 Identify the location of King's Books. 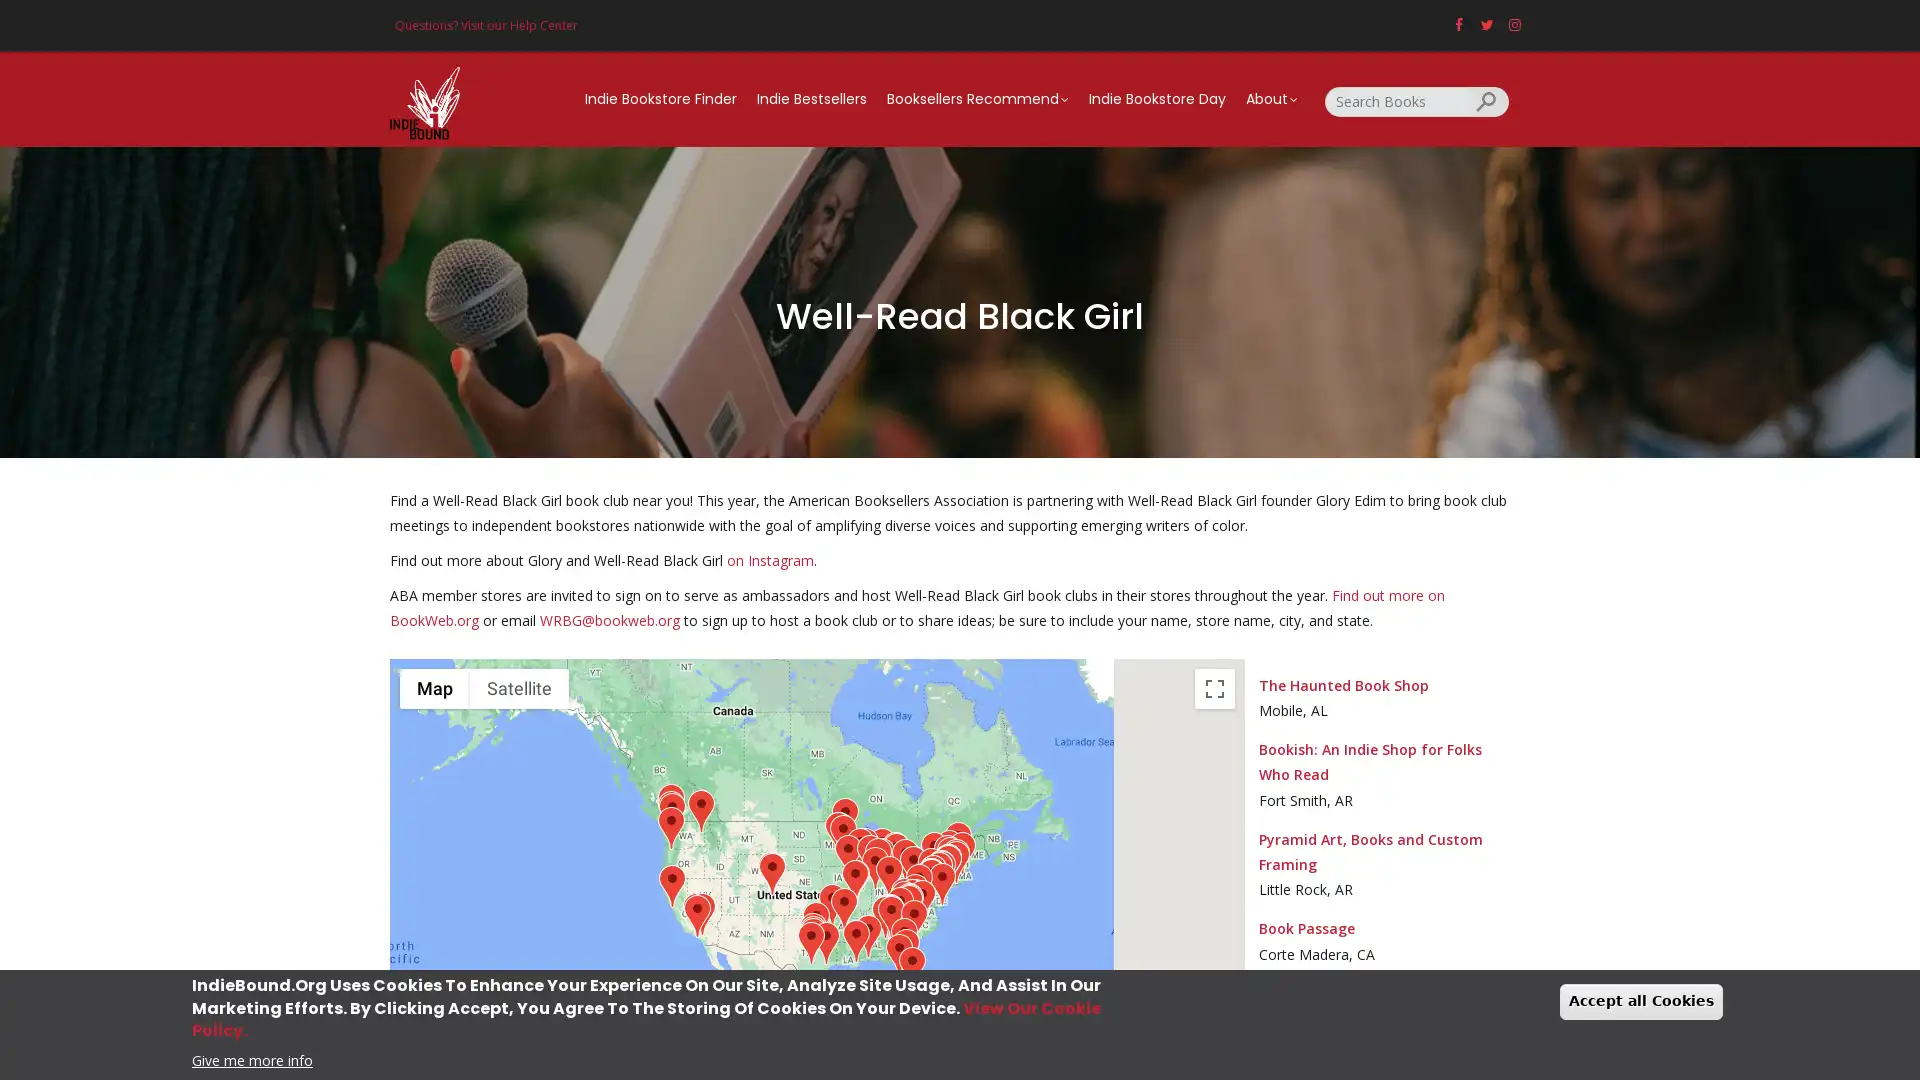
(671, 813).